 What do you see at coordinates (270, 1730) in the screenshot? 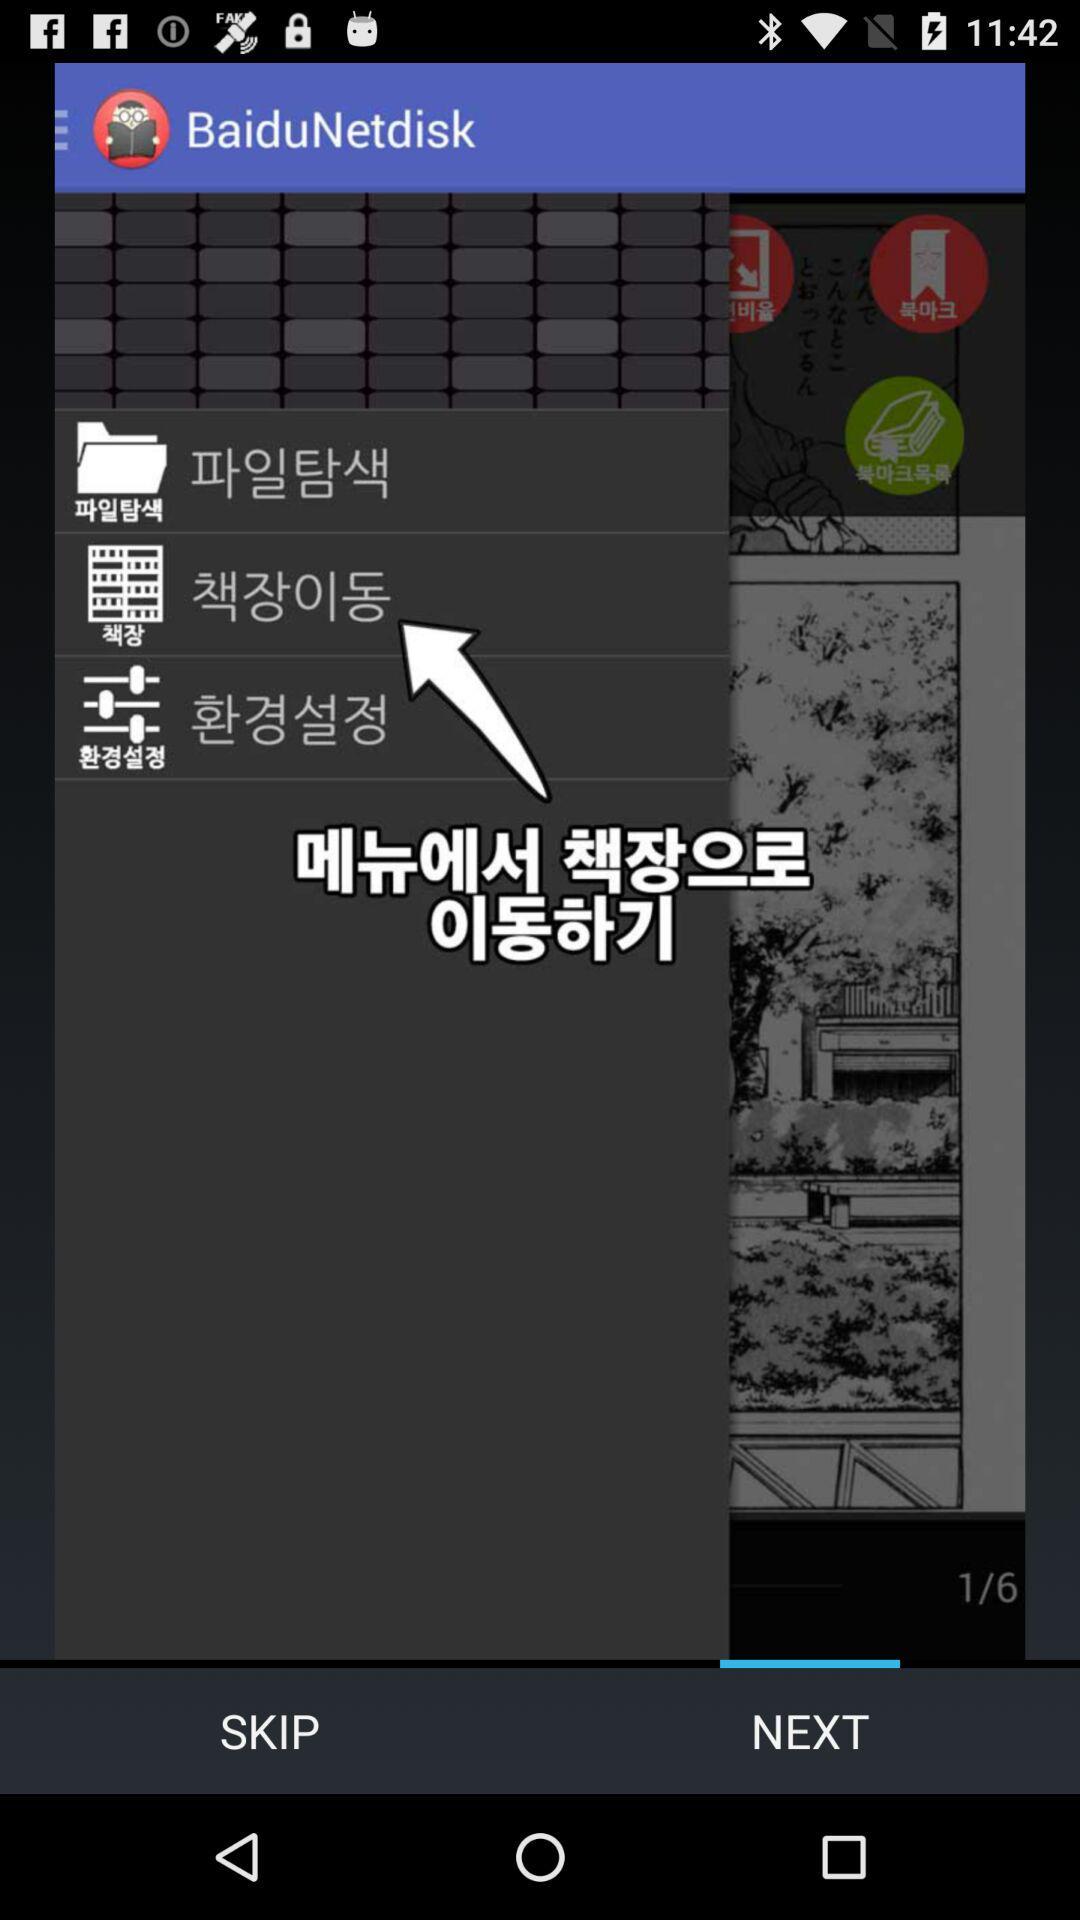
I see `skip item` at bounding box center [270, 1730].